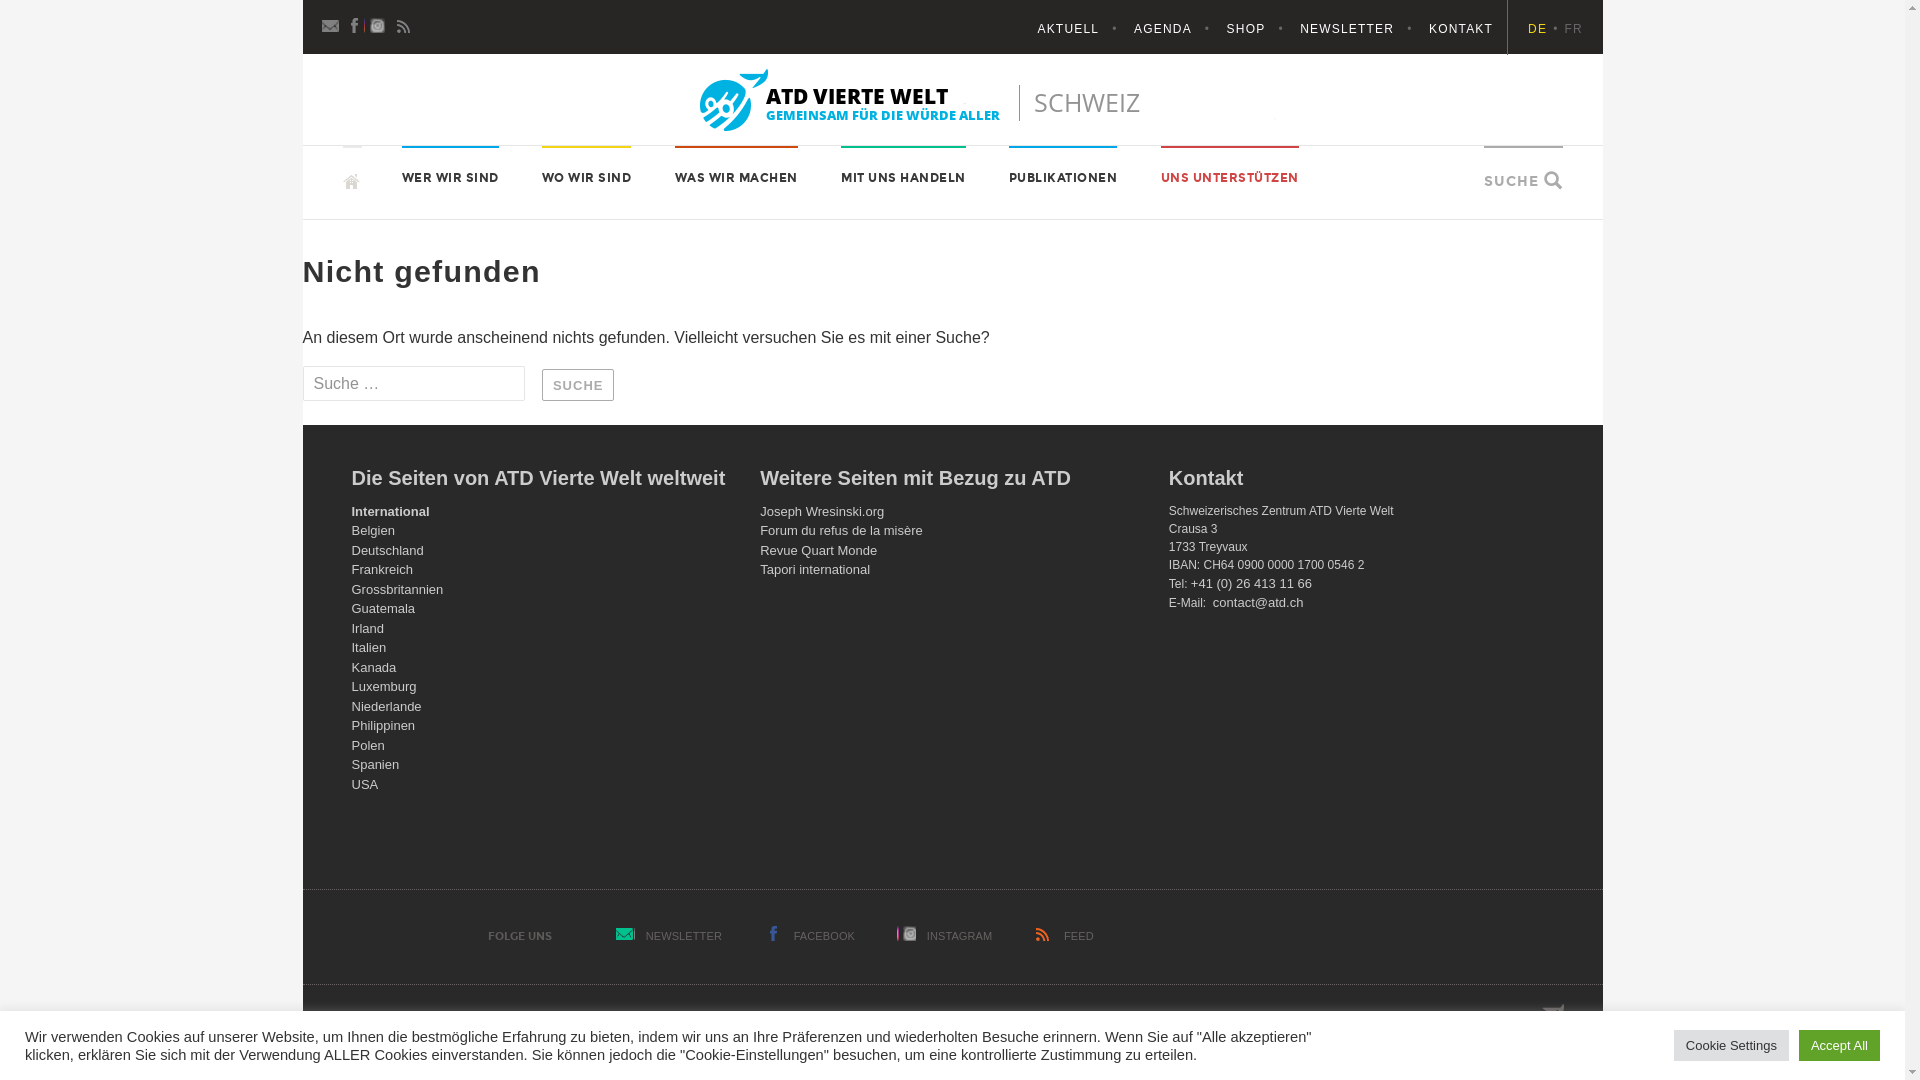 This screenshot has width=1920, height=1080. I want to click on 'Accept All', so click(1839, 1044).